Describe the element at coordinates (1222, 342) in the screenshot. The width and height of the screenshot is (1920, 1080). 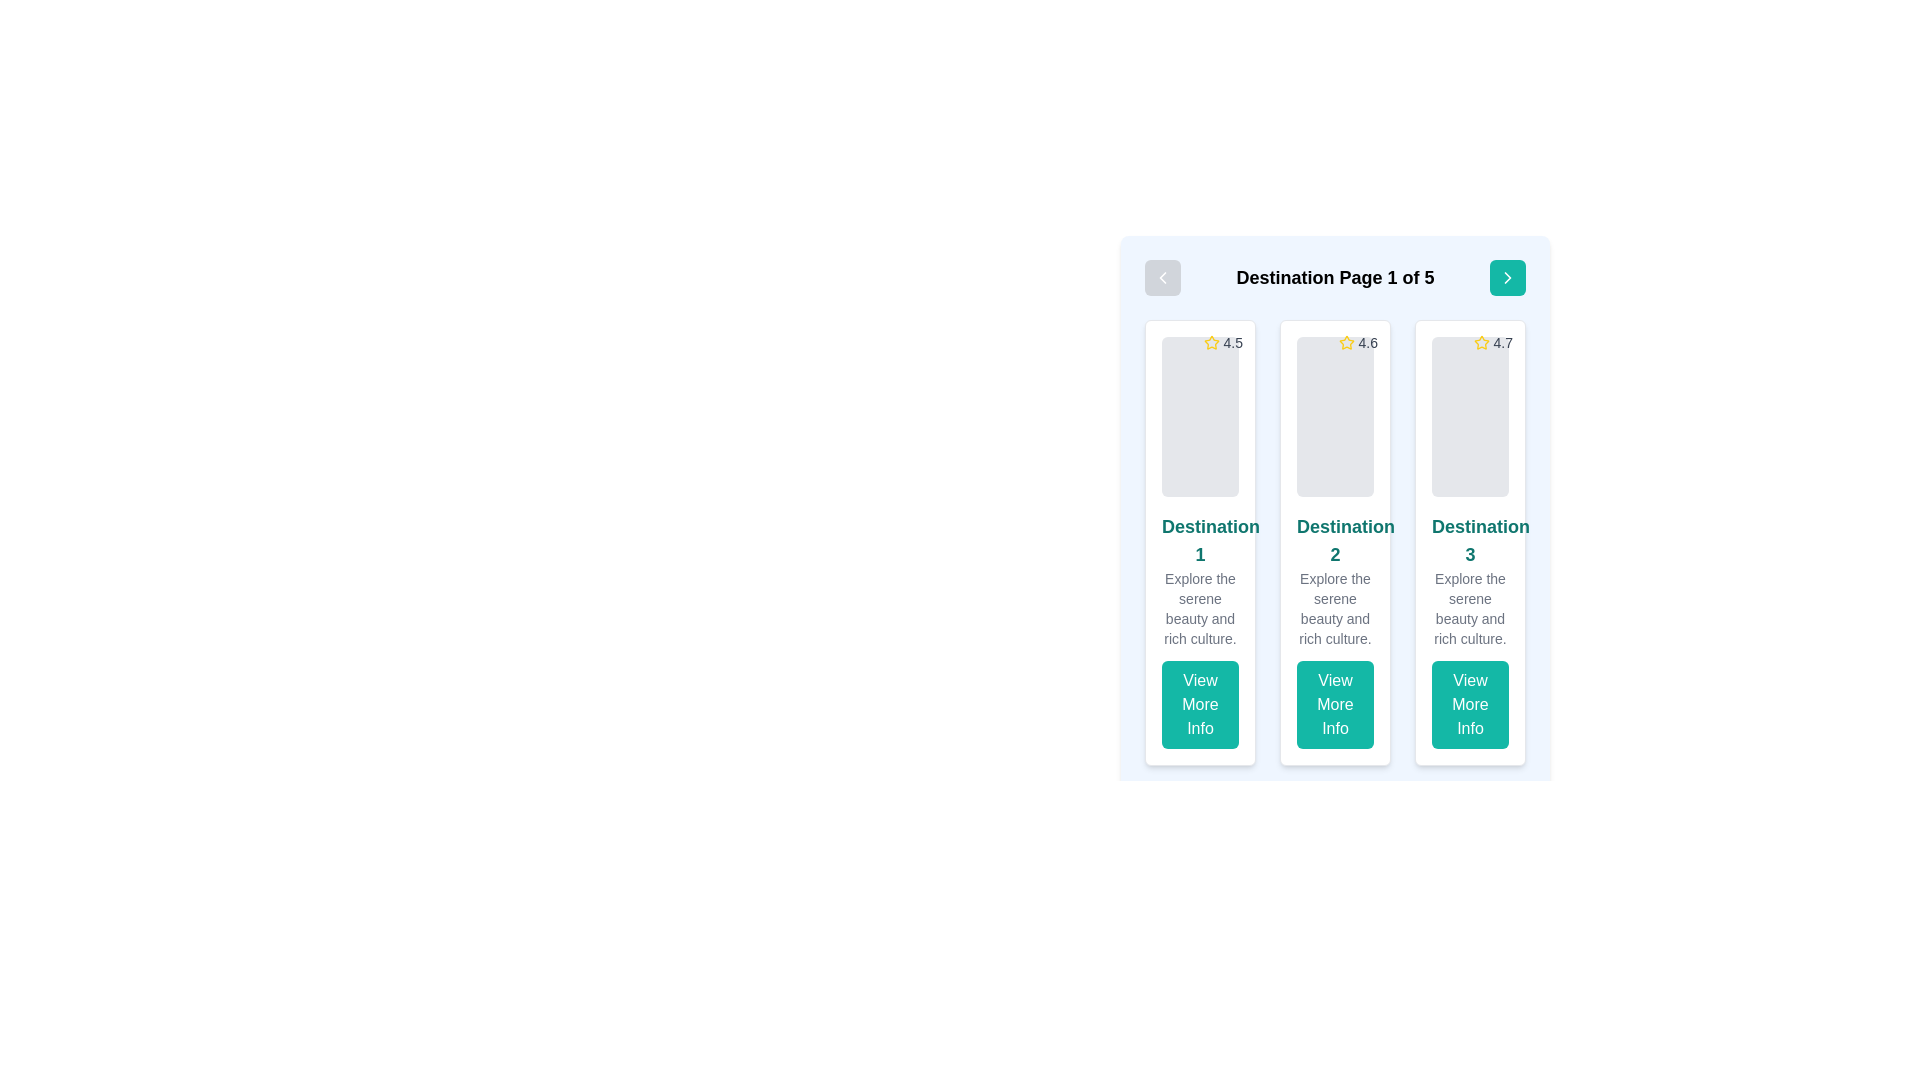
I see `the rating display element consisting of a yellow star icon followed by the text '4.5', located in the upper-right corner of the card labeled 'Destination 1'` at that location.